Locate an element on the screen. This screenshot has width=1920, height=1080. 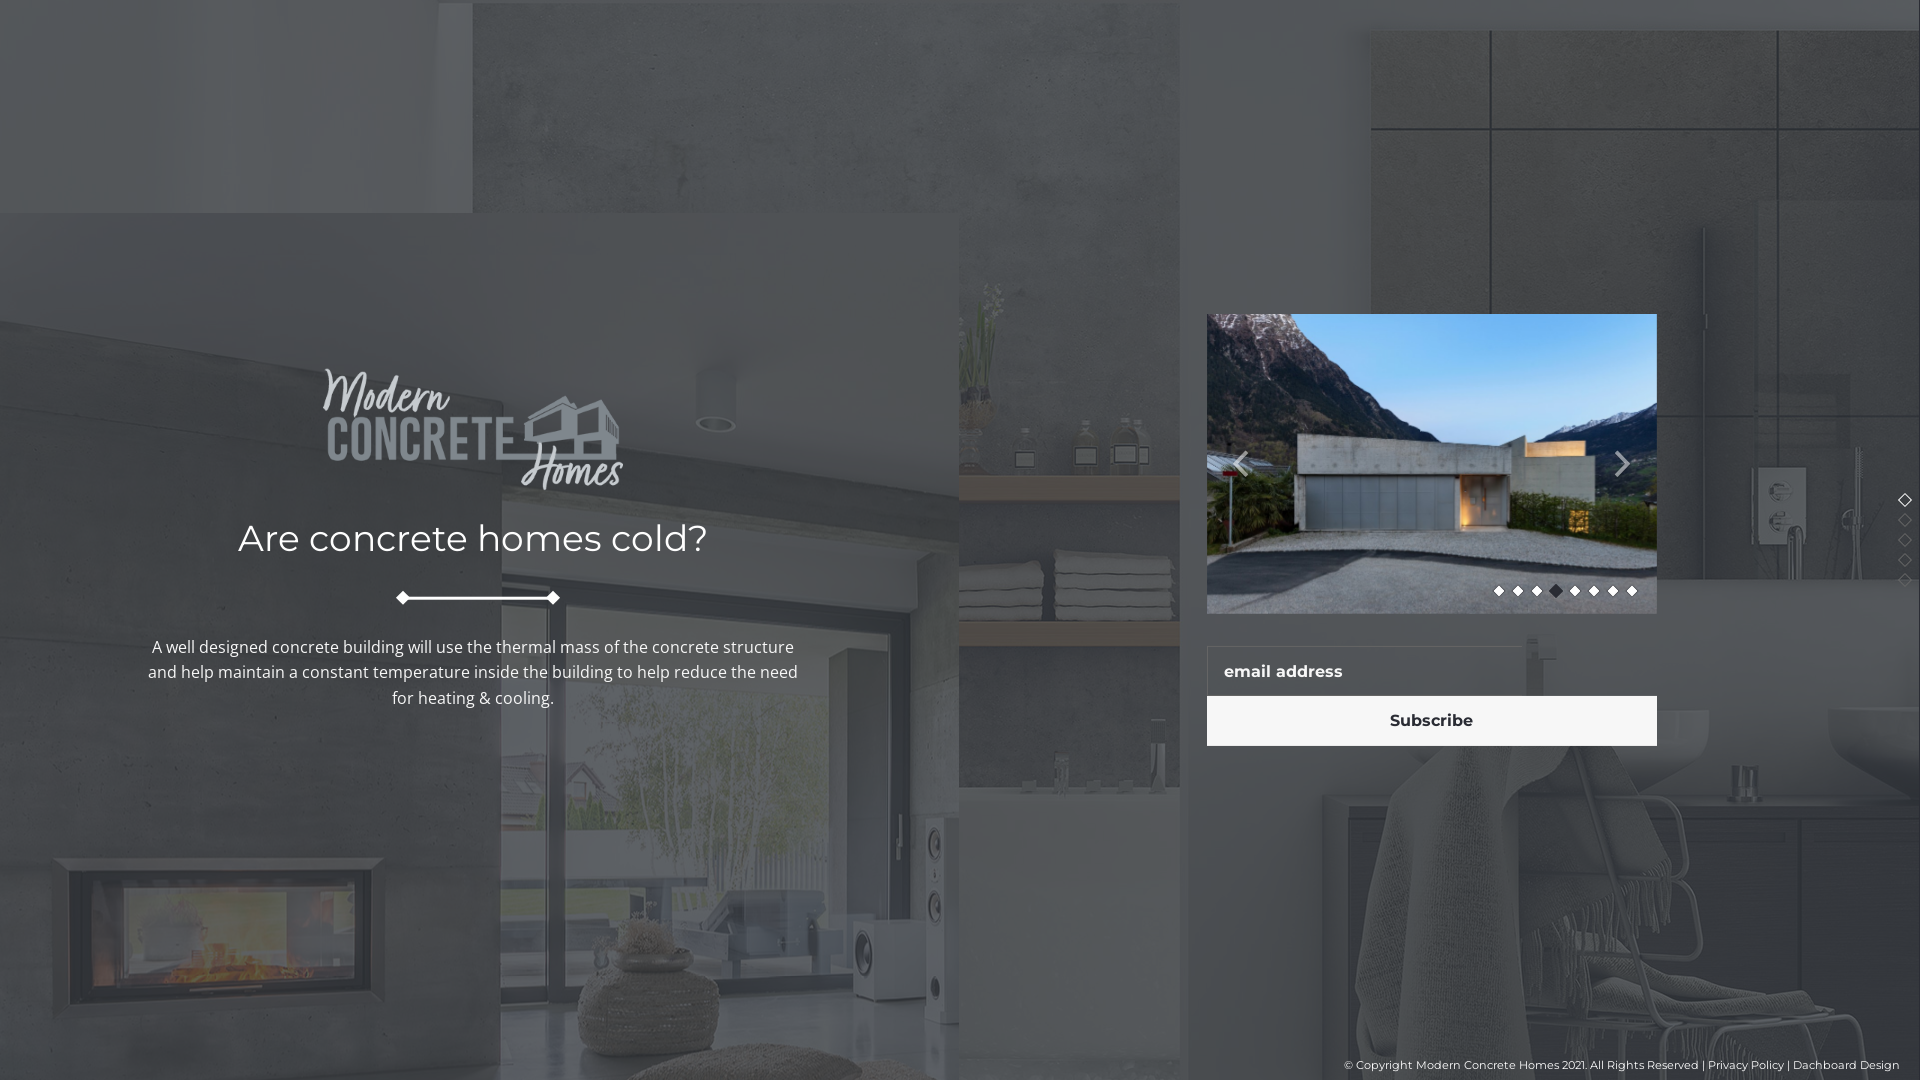
'Subscribe' is located at coordinates (1429, 721).